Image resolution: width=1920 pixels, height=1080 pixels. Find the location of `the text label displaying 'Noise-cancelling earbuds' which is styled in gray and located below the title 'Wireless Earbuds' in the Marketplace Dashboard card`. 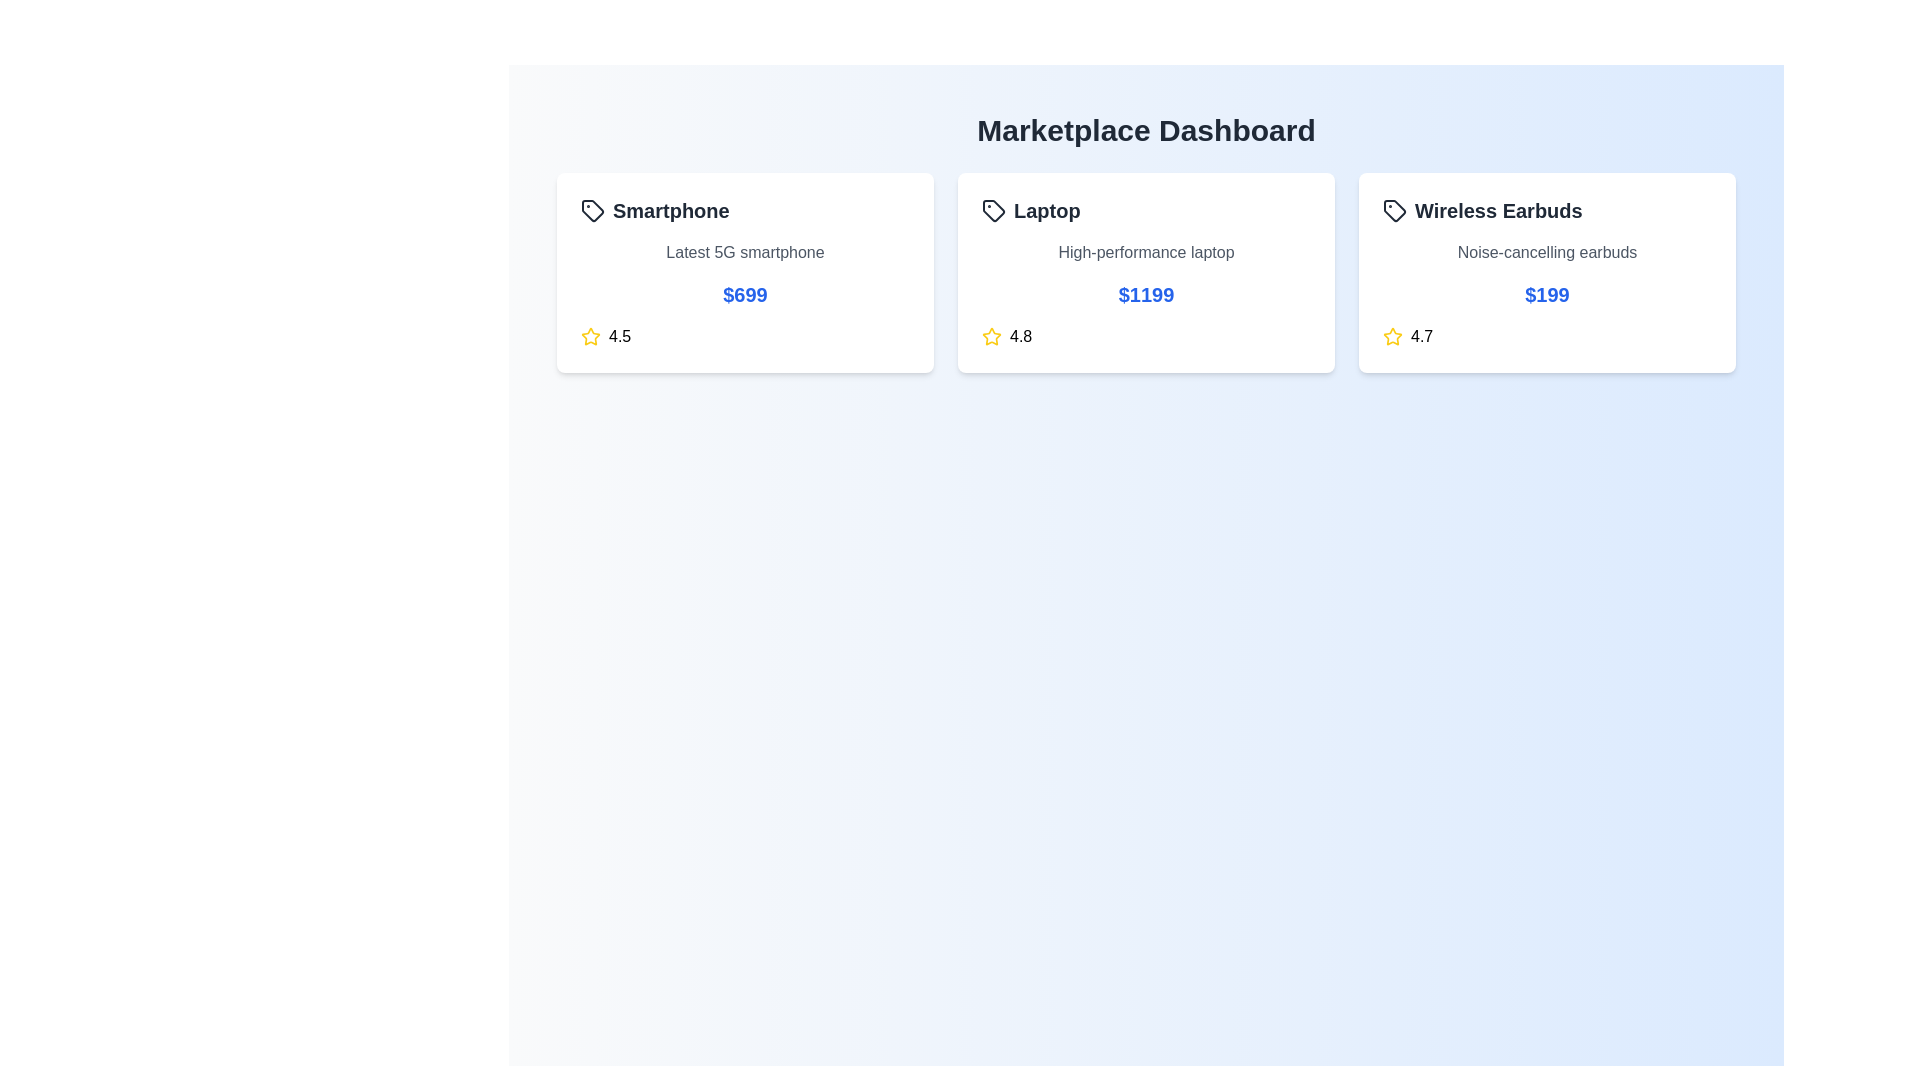

the text label displaying 'Noise-cancelling earbuds' which is styled in gray and located below the title 'Wireless Earbuds' in the Marketplace Dashboard card is located at coordinates (1546, 252).